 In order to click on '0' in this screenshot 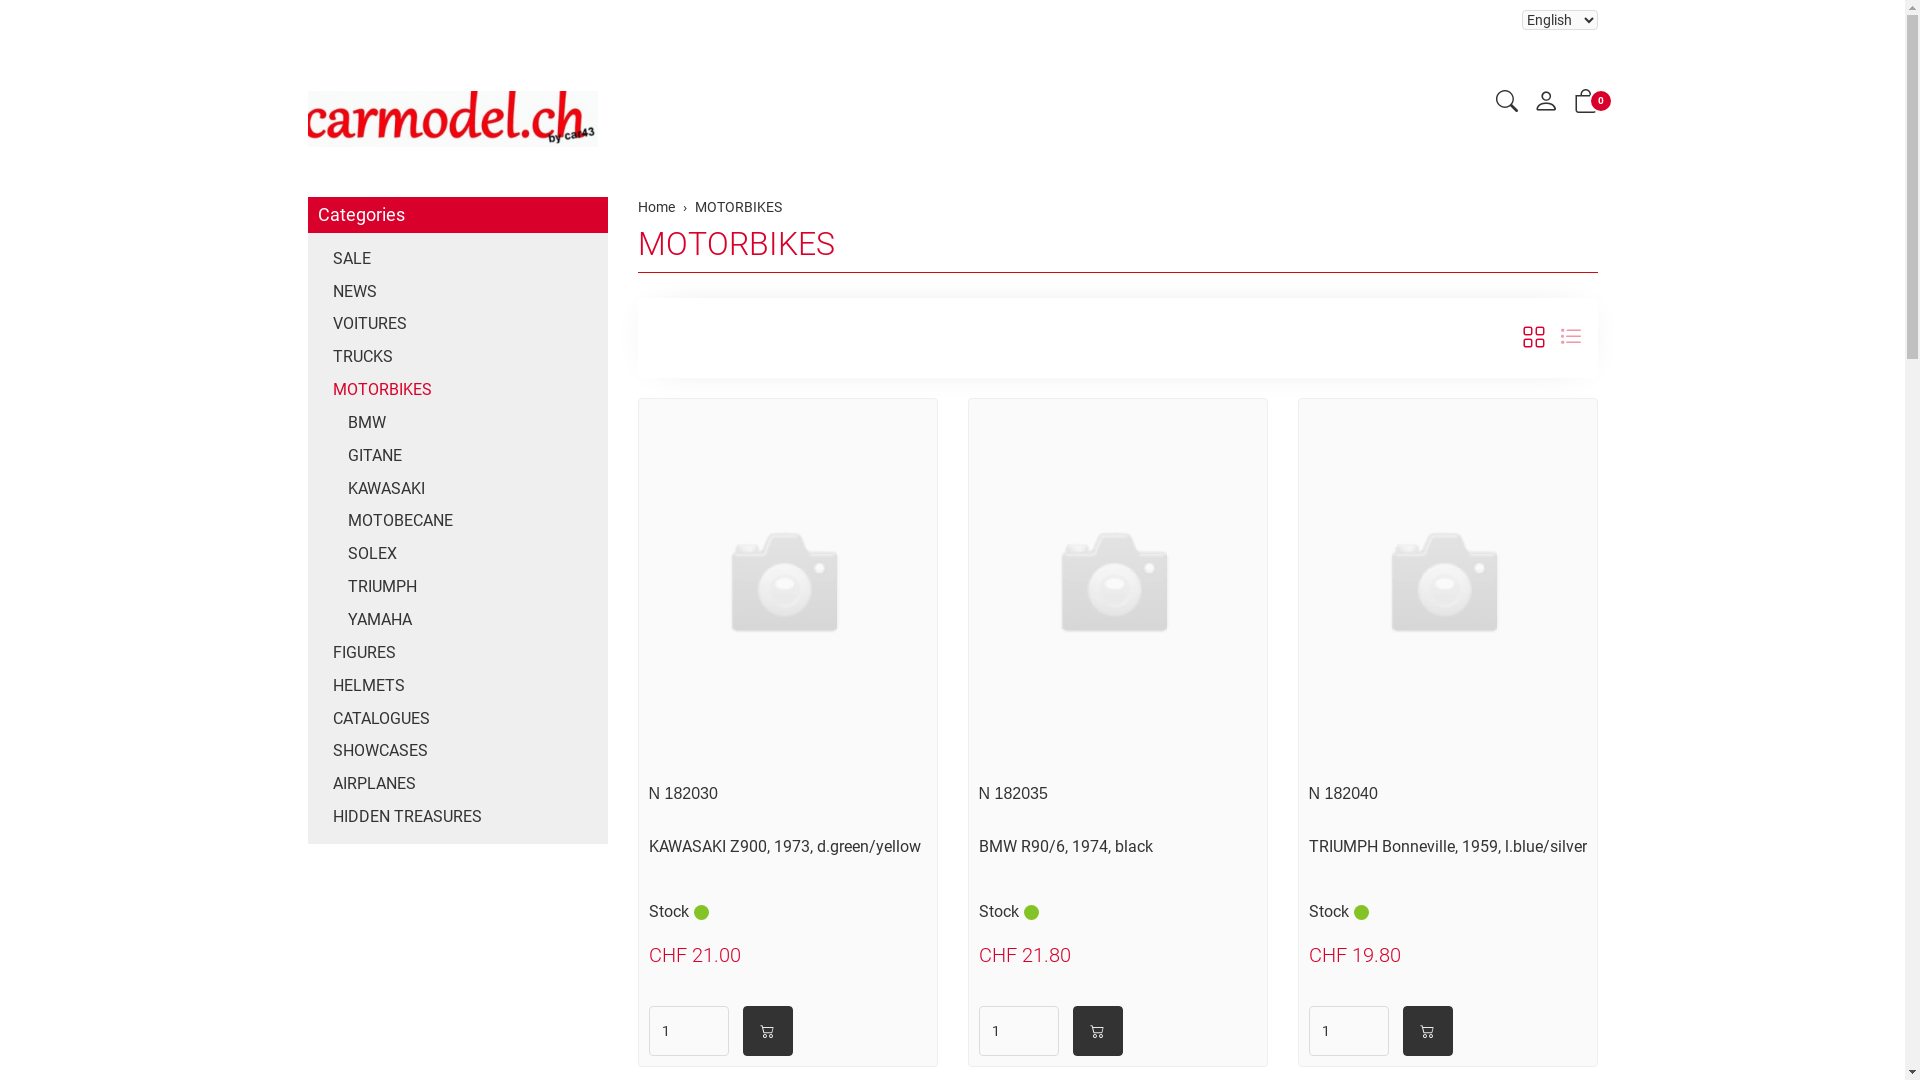, I will do `click(1584, 104)`.